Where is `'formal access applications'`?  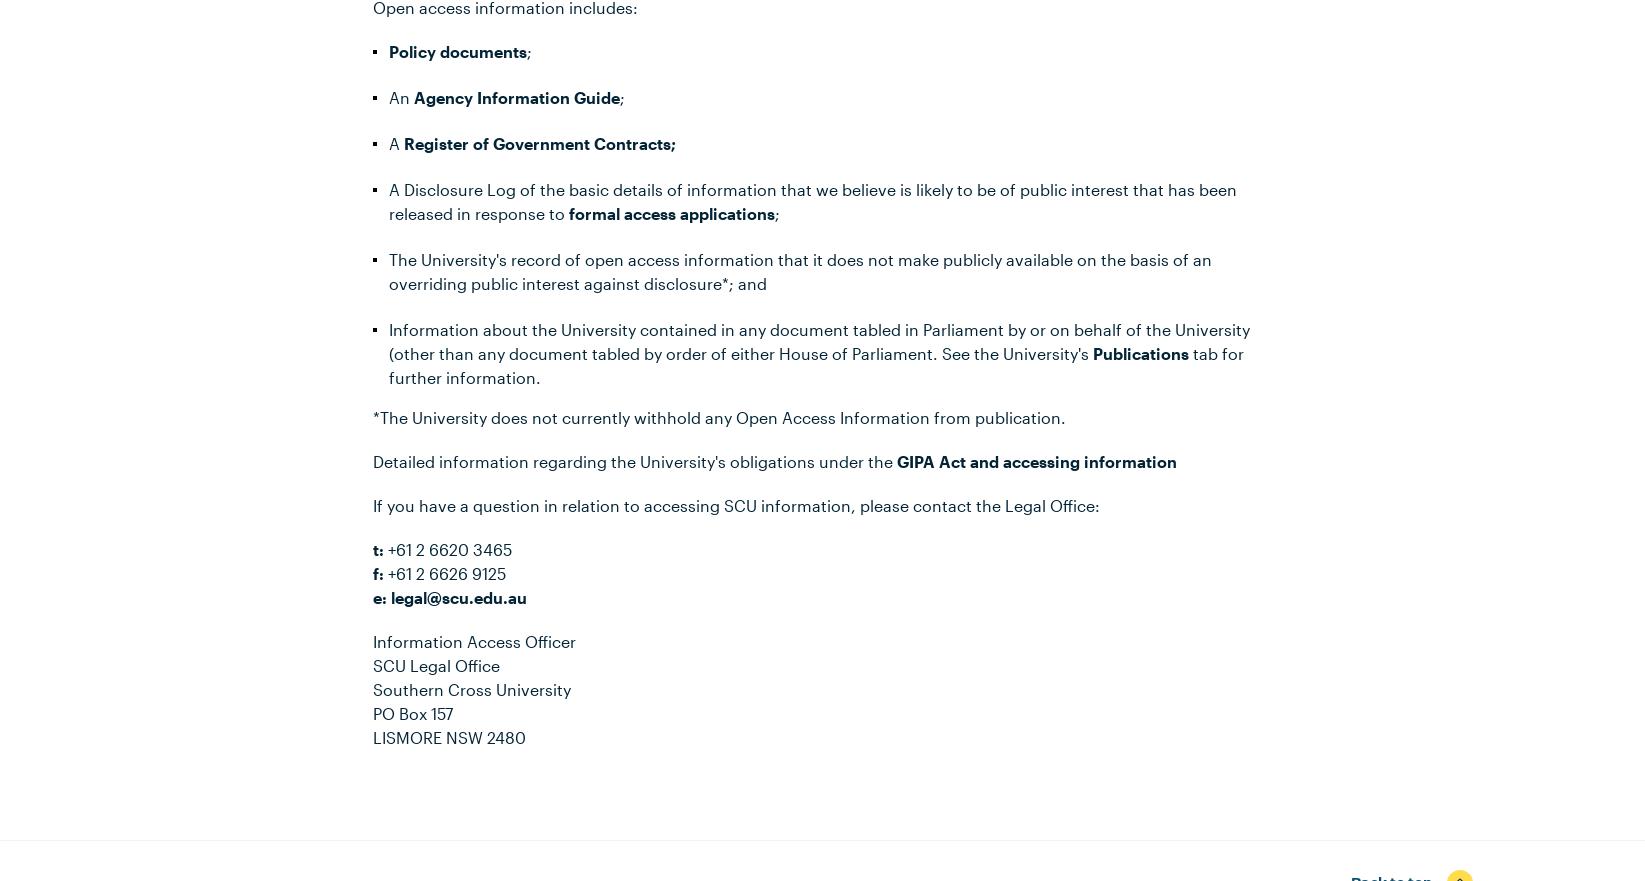 'formal access applications' is located at coordinates (669, 212).